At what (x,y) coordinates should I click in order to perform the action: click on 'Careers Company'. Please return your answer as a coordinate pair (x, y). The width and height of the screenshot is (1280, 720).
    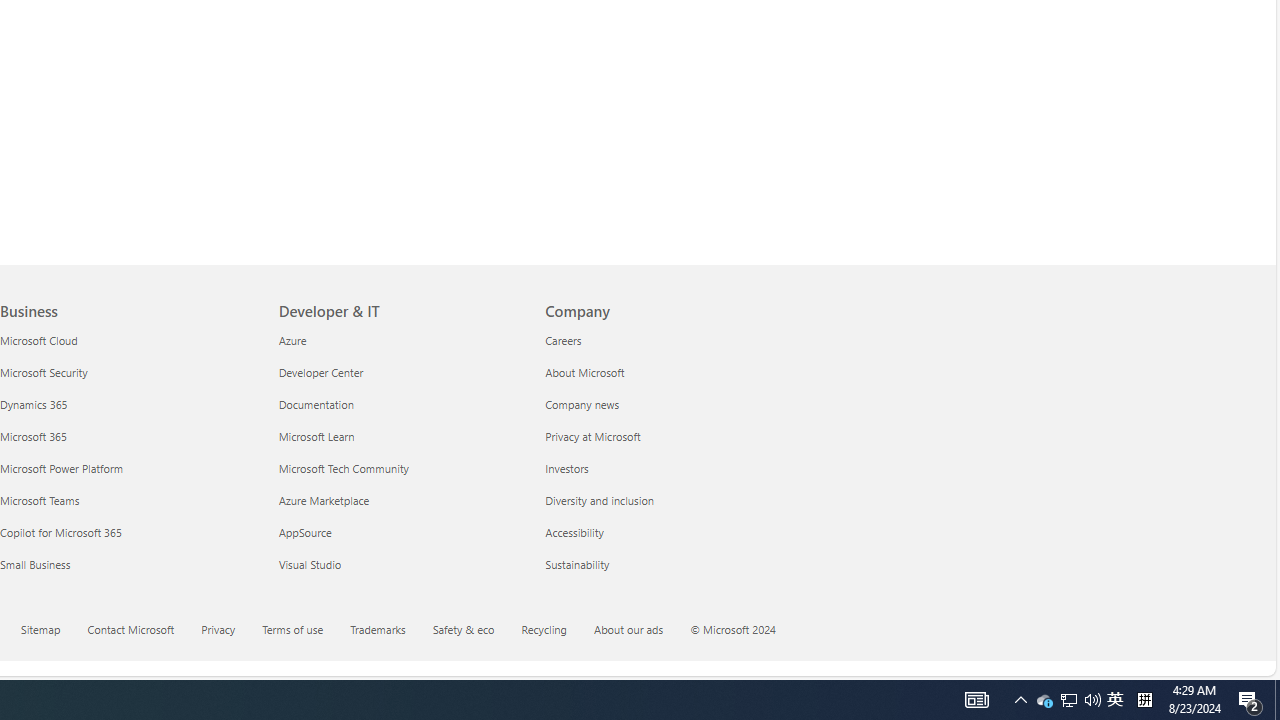
    Looking at the image, I should click on (562, 338).